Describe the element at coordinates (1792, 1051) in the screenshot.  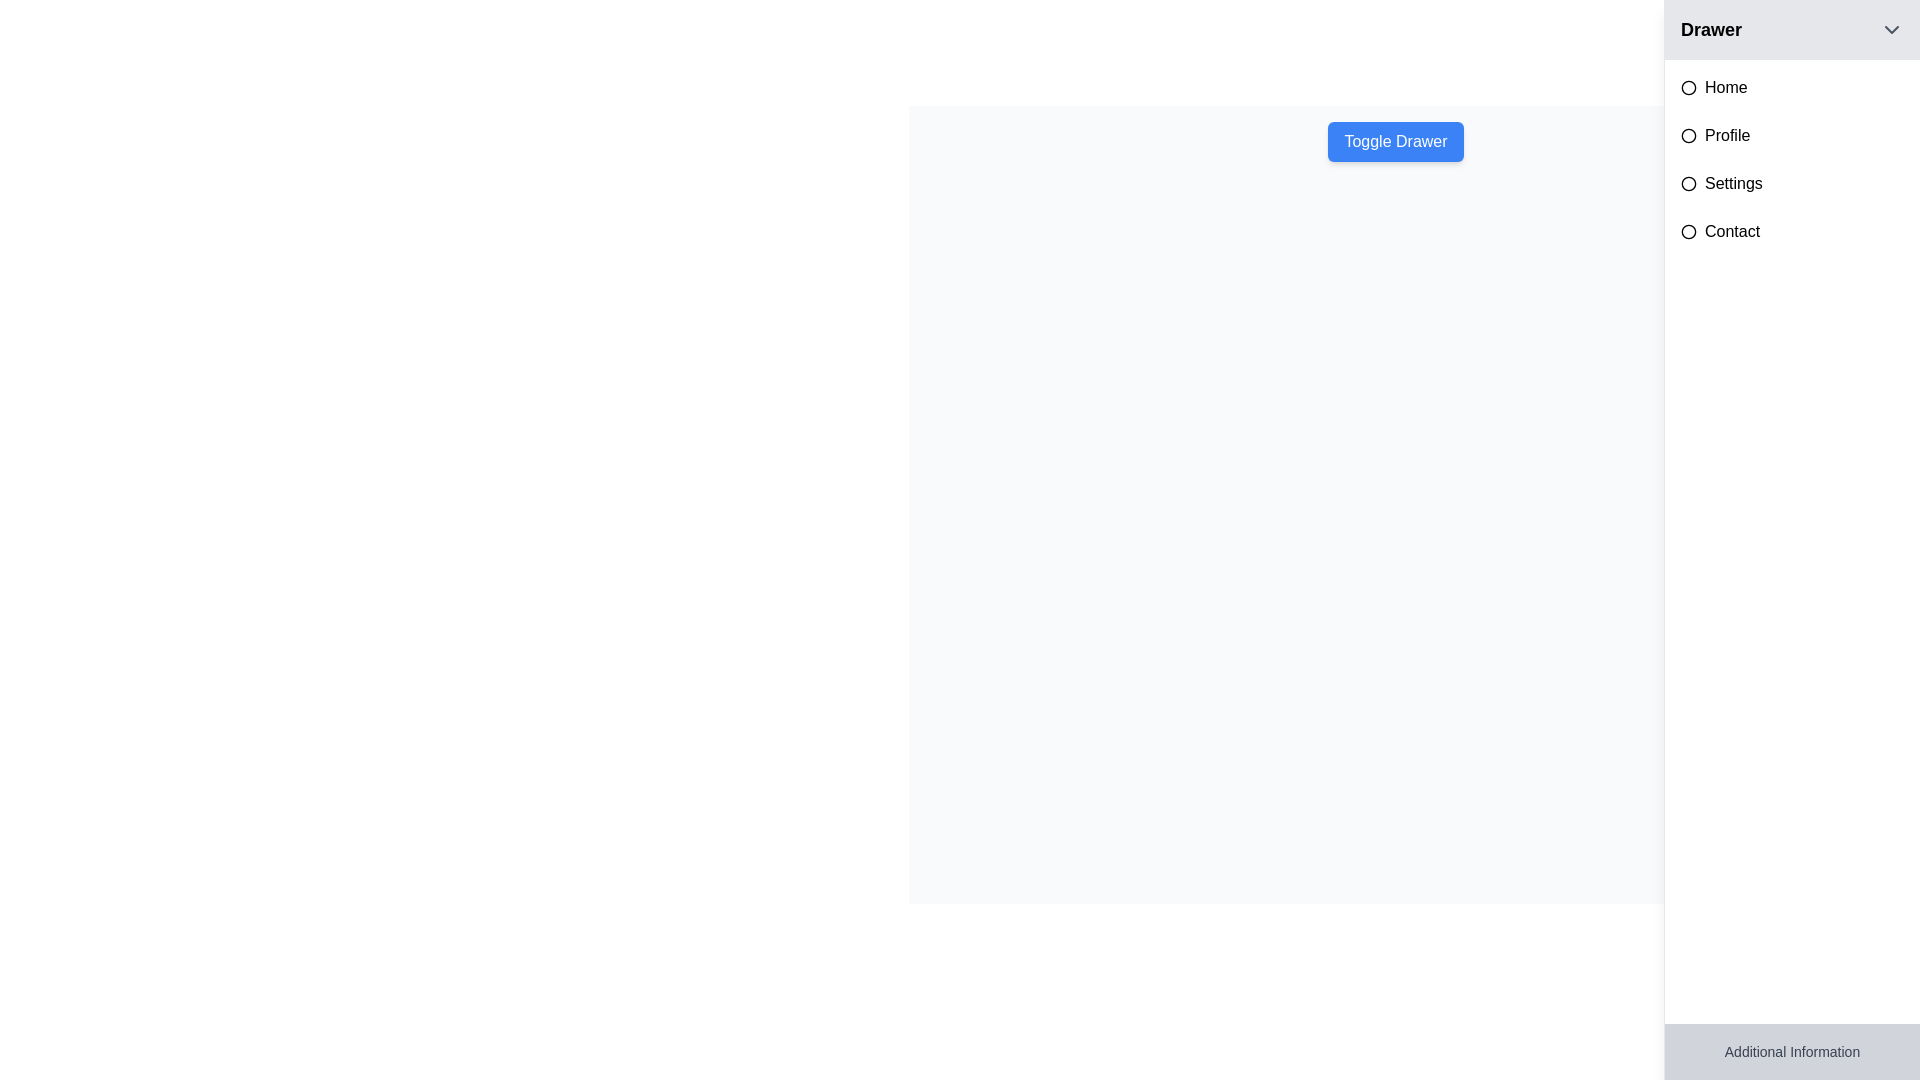
I see `text displayed in the 'Additional Information' text label, which is located at the bottom-right corner of the interface in the footer region` at that location.